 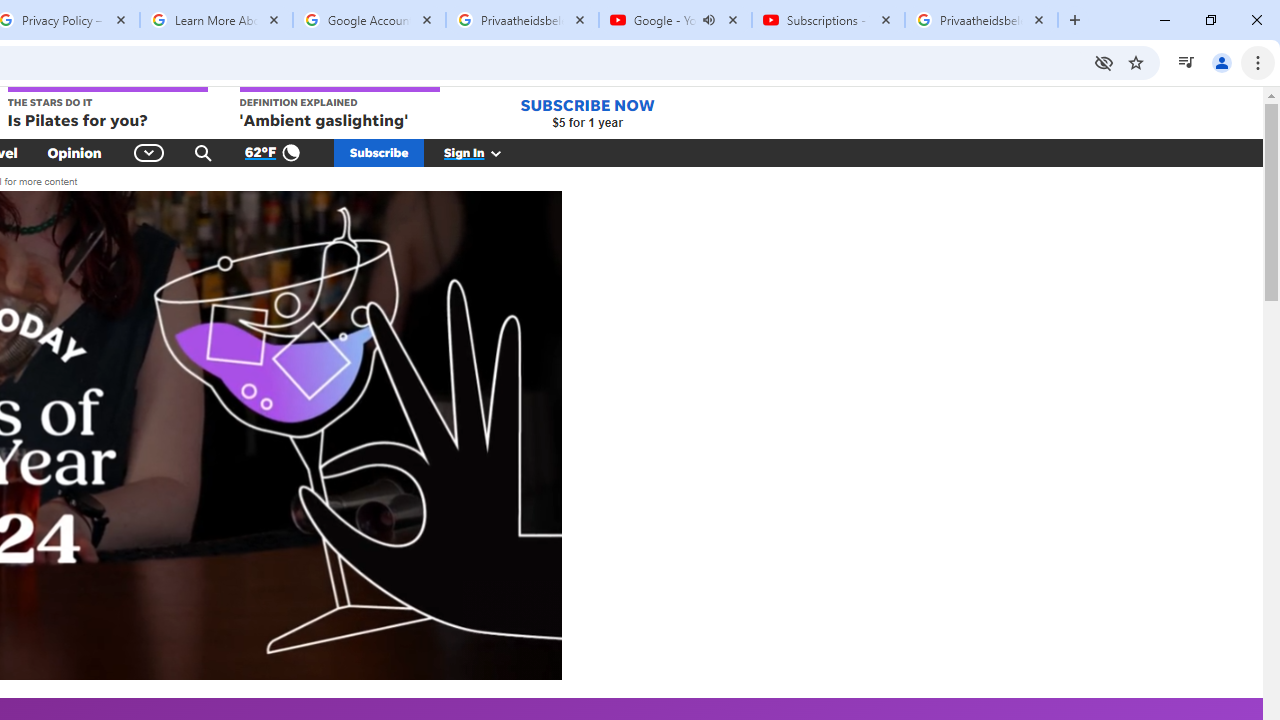 I want to click on 'Global Navigation', so click(x=148, y=152).